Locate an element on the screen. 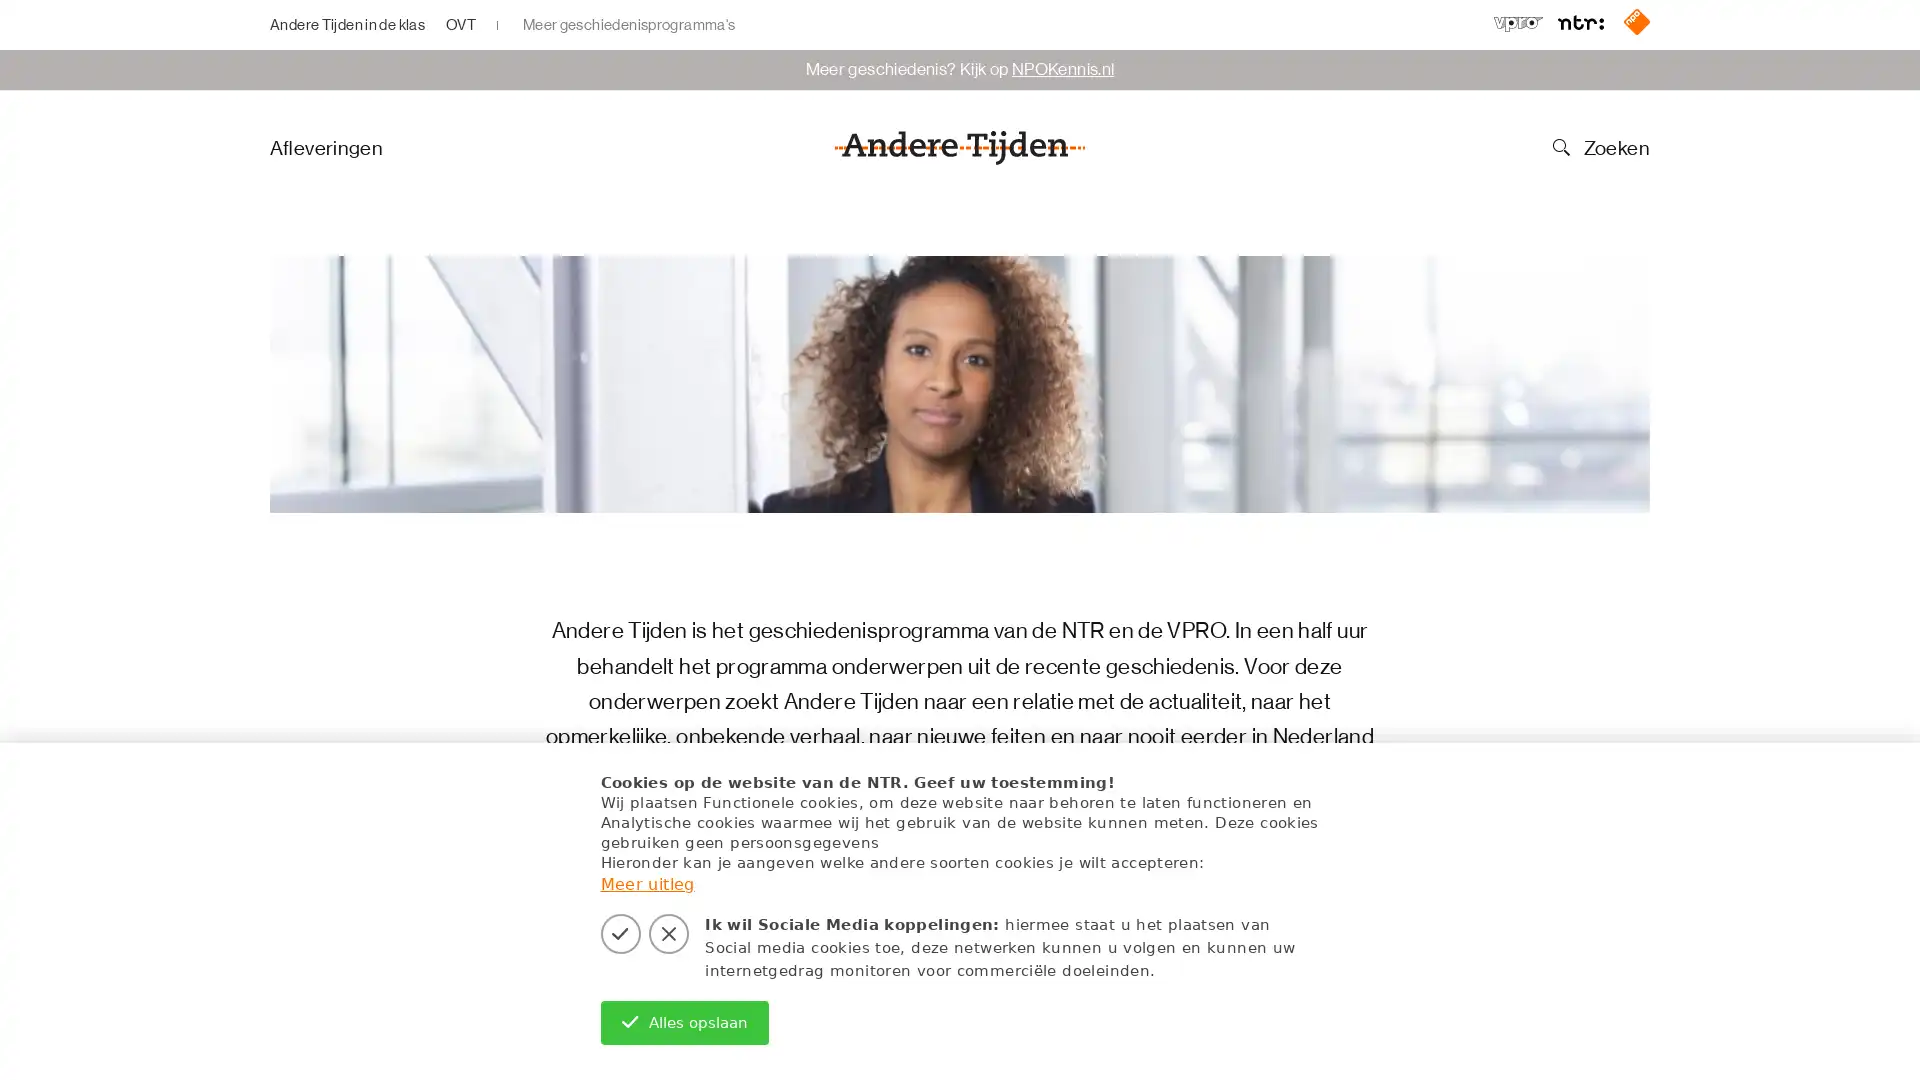 The height and width of the screenshot is (1080, 1920). Alles opslaan is located at coordinates (684, 1022).